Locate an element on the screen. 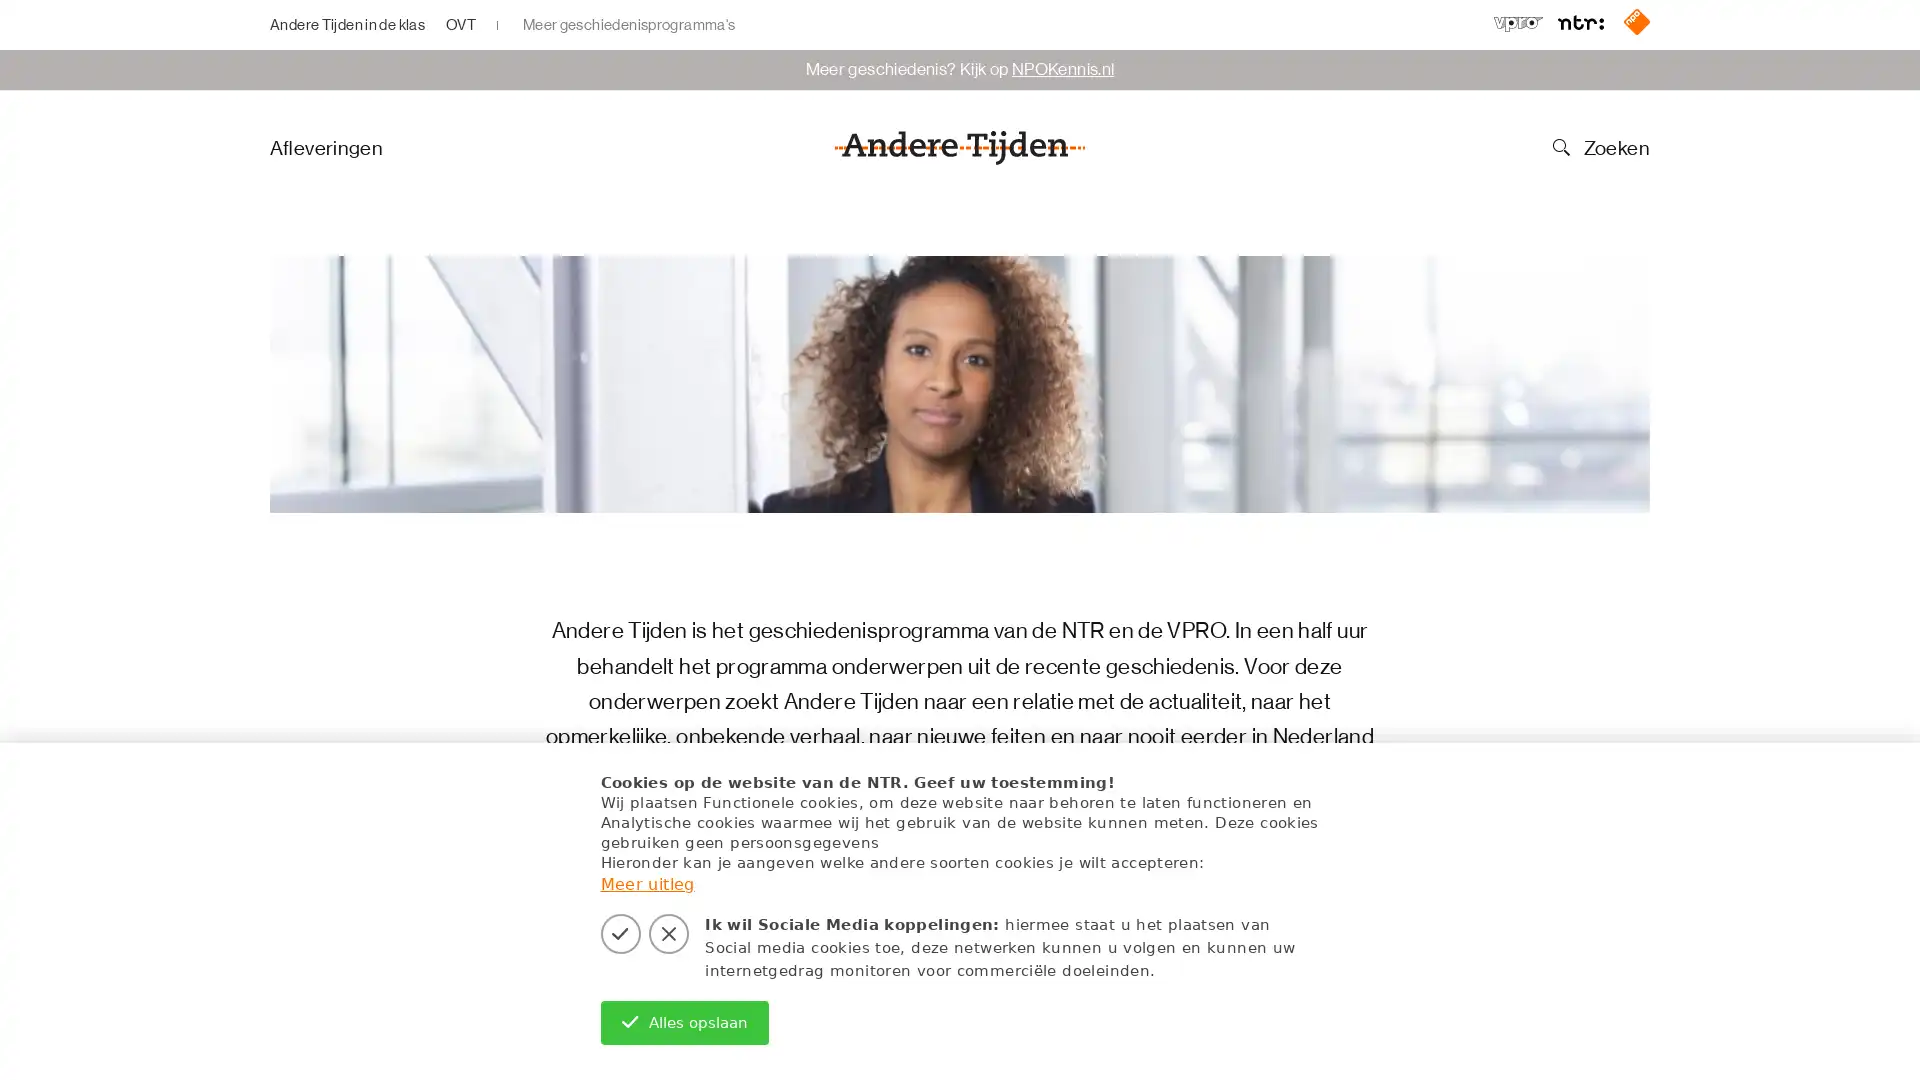 The height and width of the screenshot is (1080, 1920). Alles opslaan is located at coordinates (684, 1022).